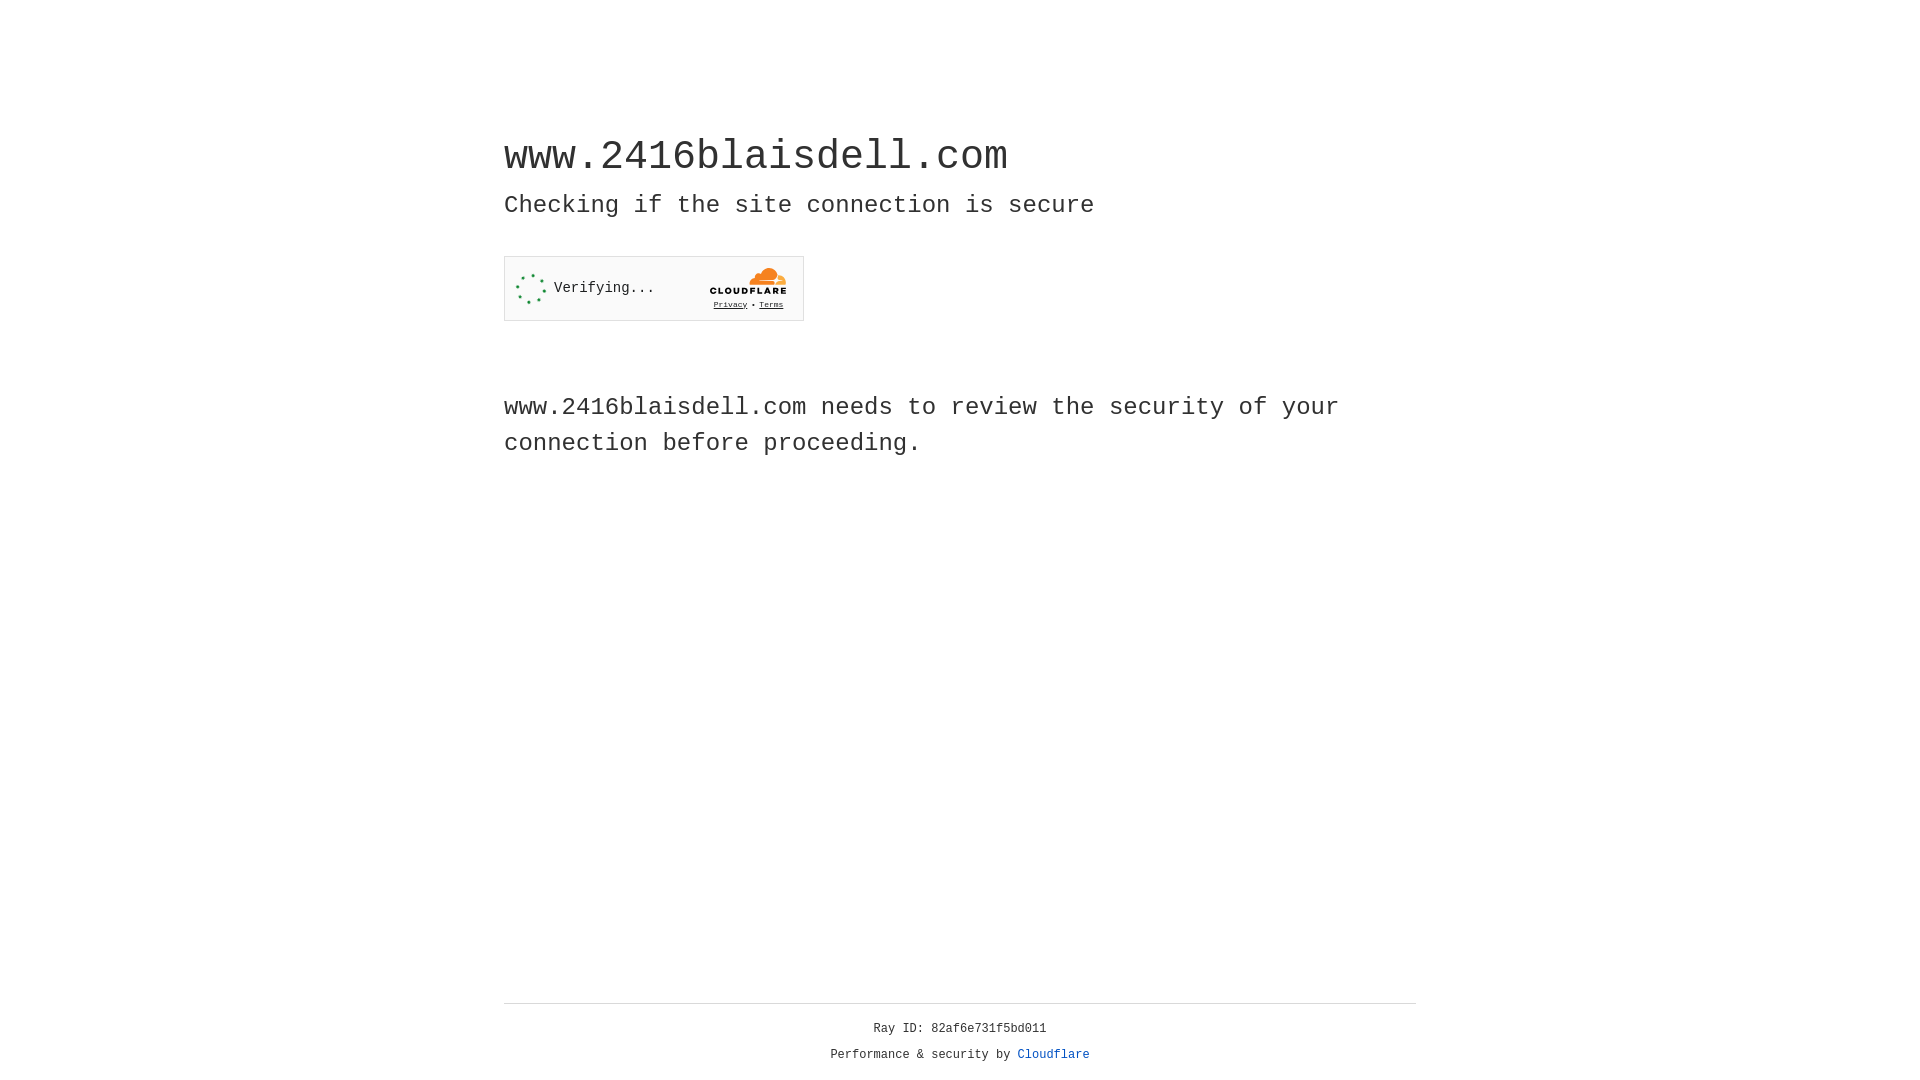 This screenshot has height=1080, width=1920. What do you see at coordinates (653, 288) in the screenshot?
I see `'Widget containing a Cloudflare security challenge'` at bounding box center [653, 288].